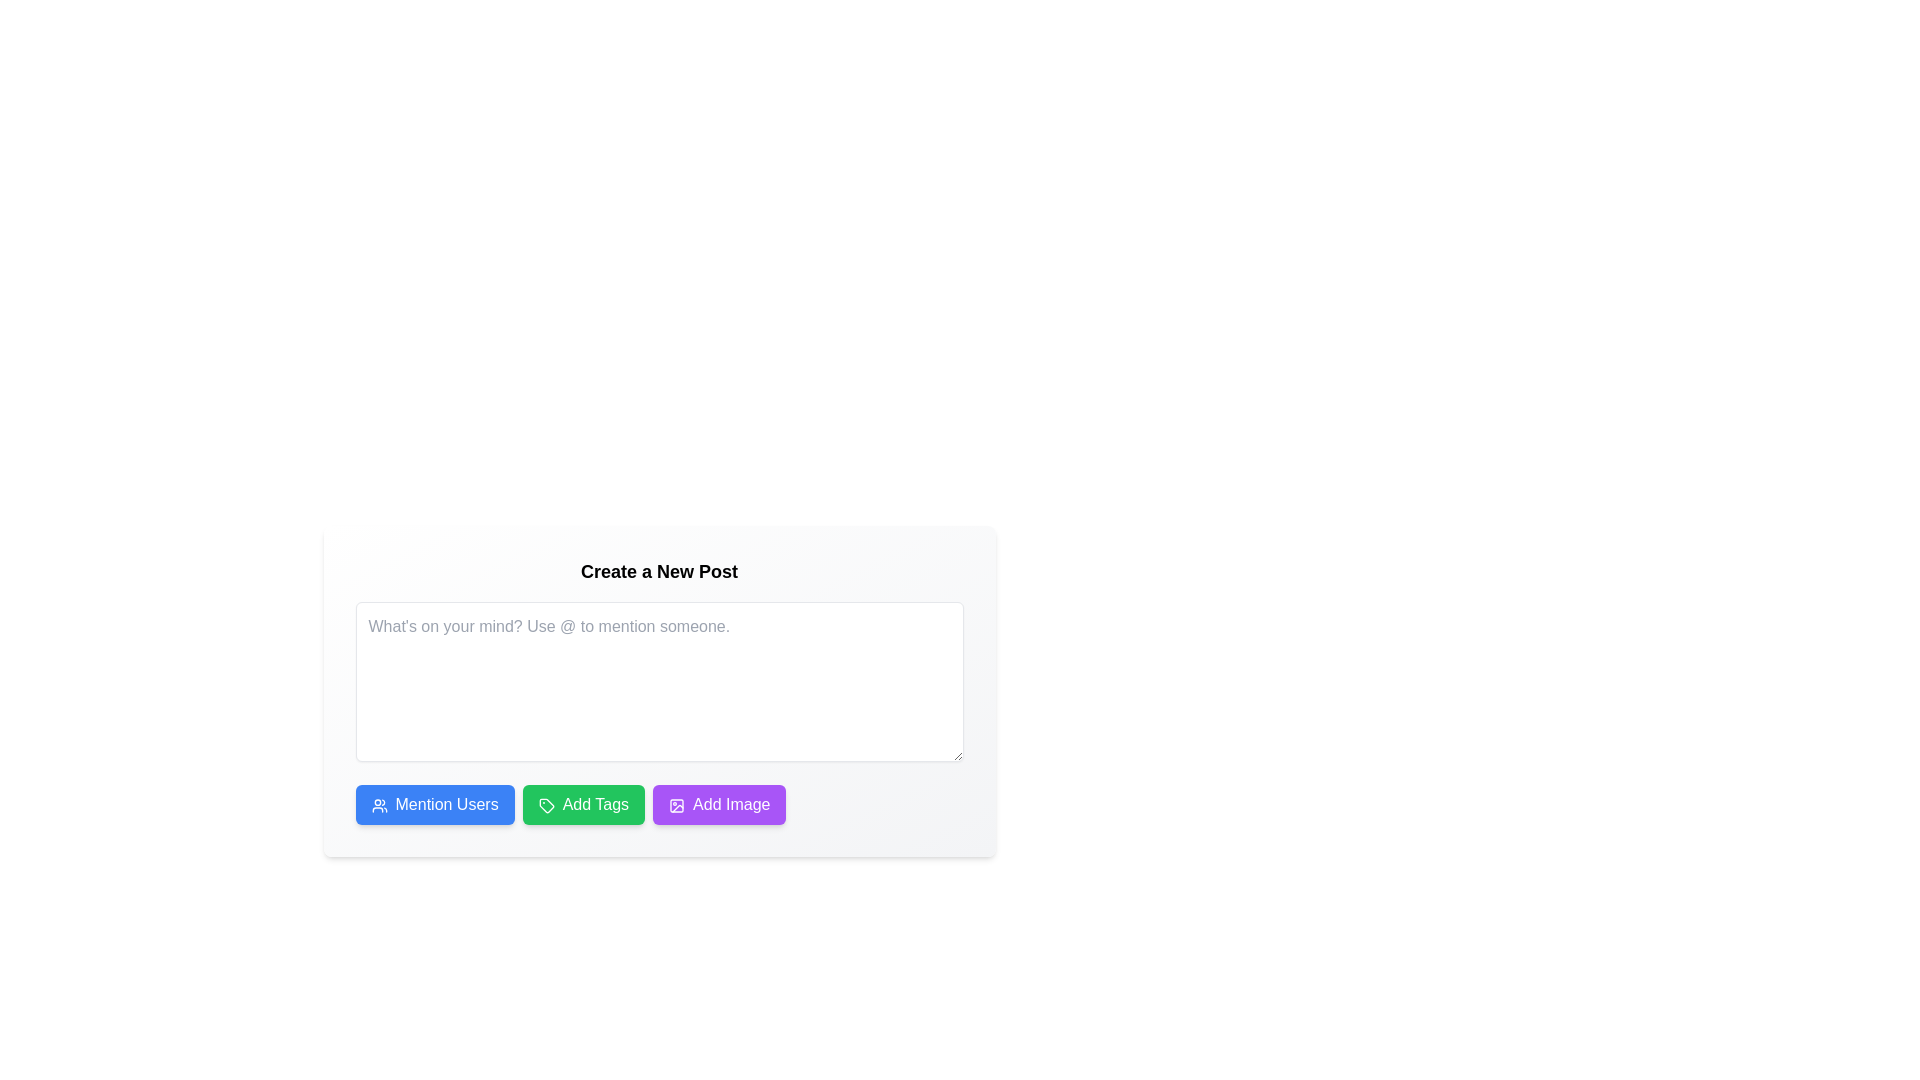 This screenshot has width=1920, height=1080. I want to click on the button that triggers an action for adding an image, located as the third and rightmost button in a horizontal group of three buttons at the bottom right of a text entry field, so click(719, 804).